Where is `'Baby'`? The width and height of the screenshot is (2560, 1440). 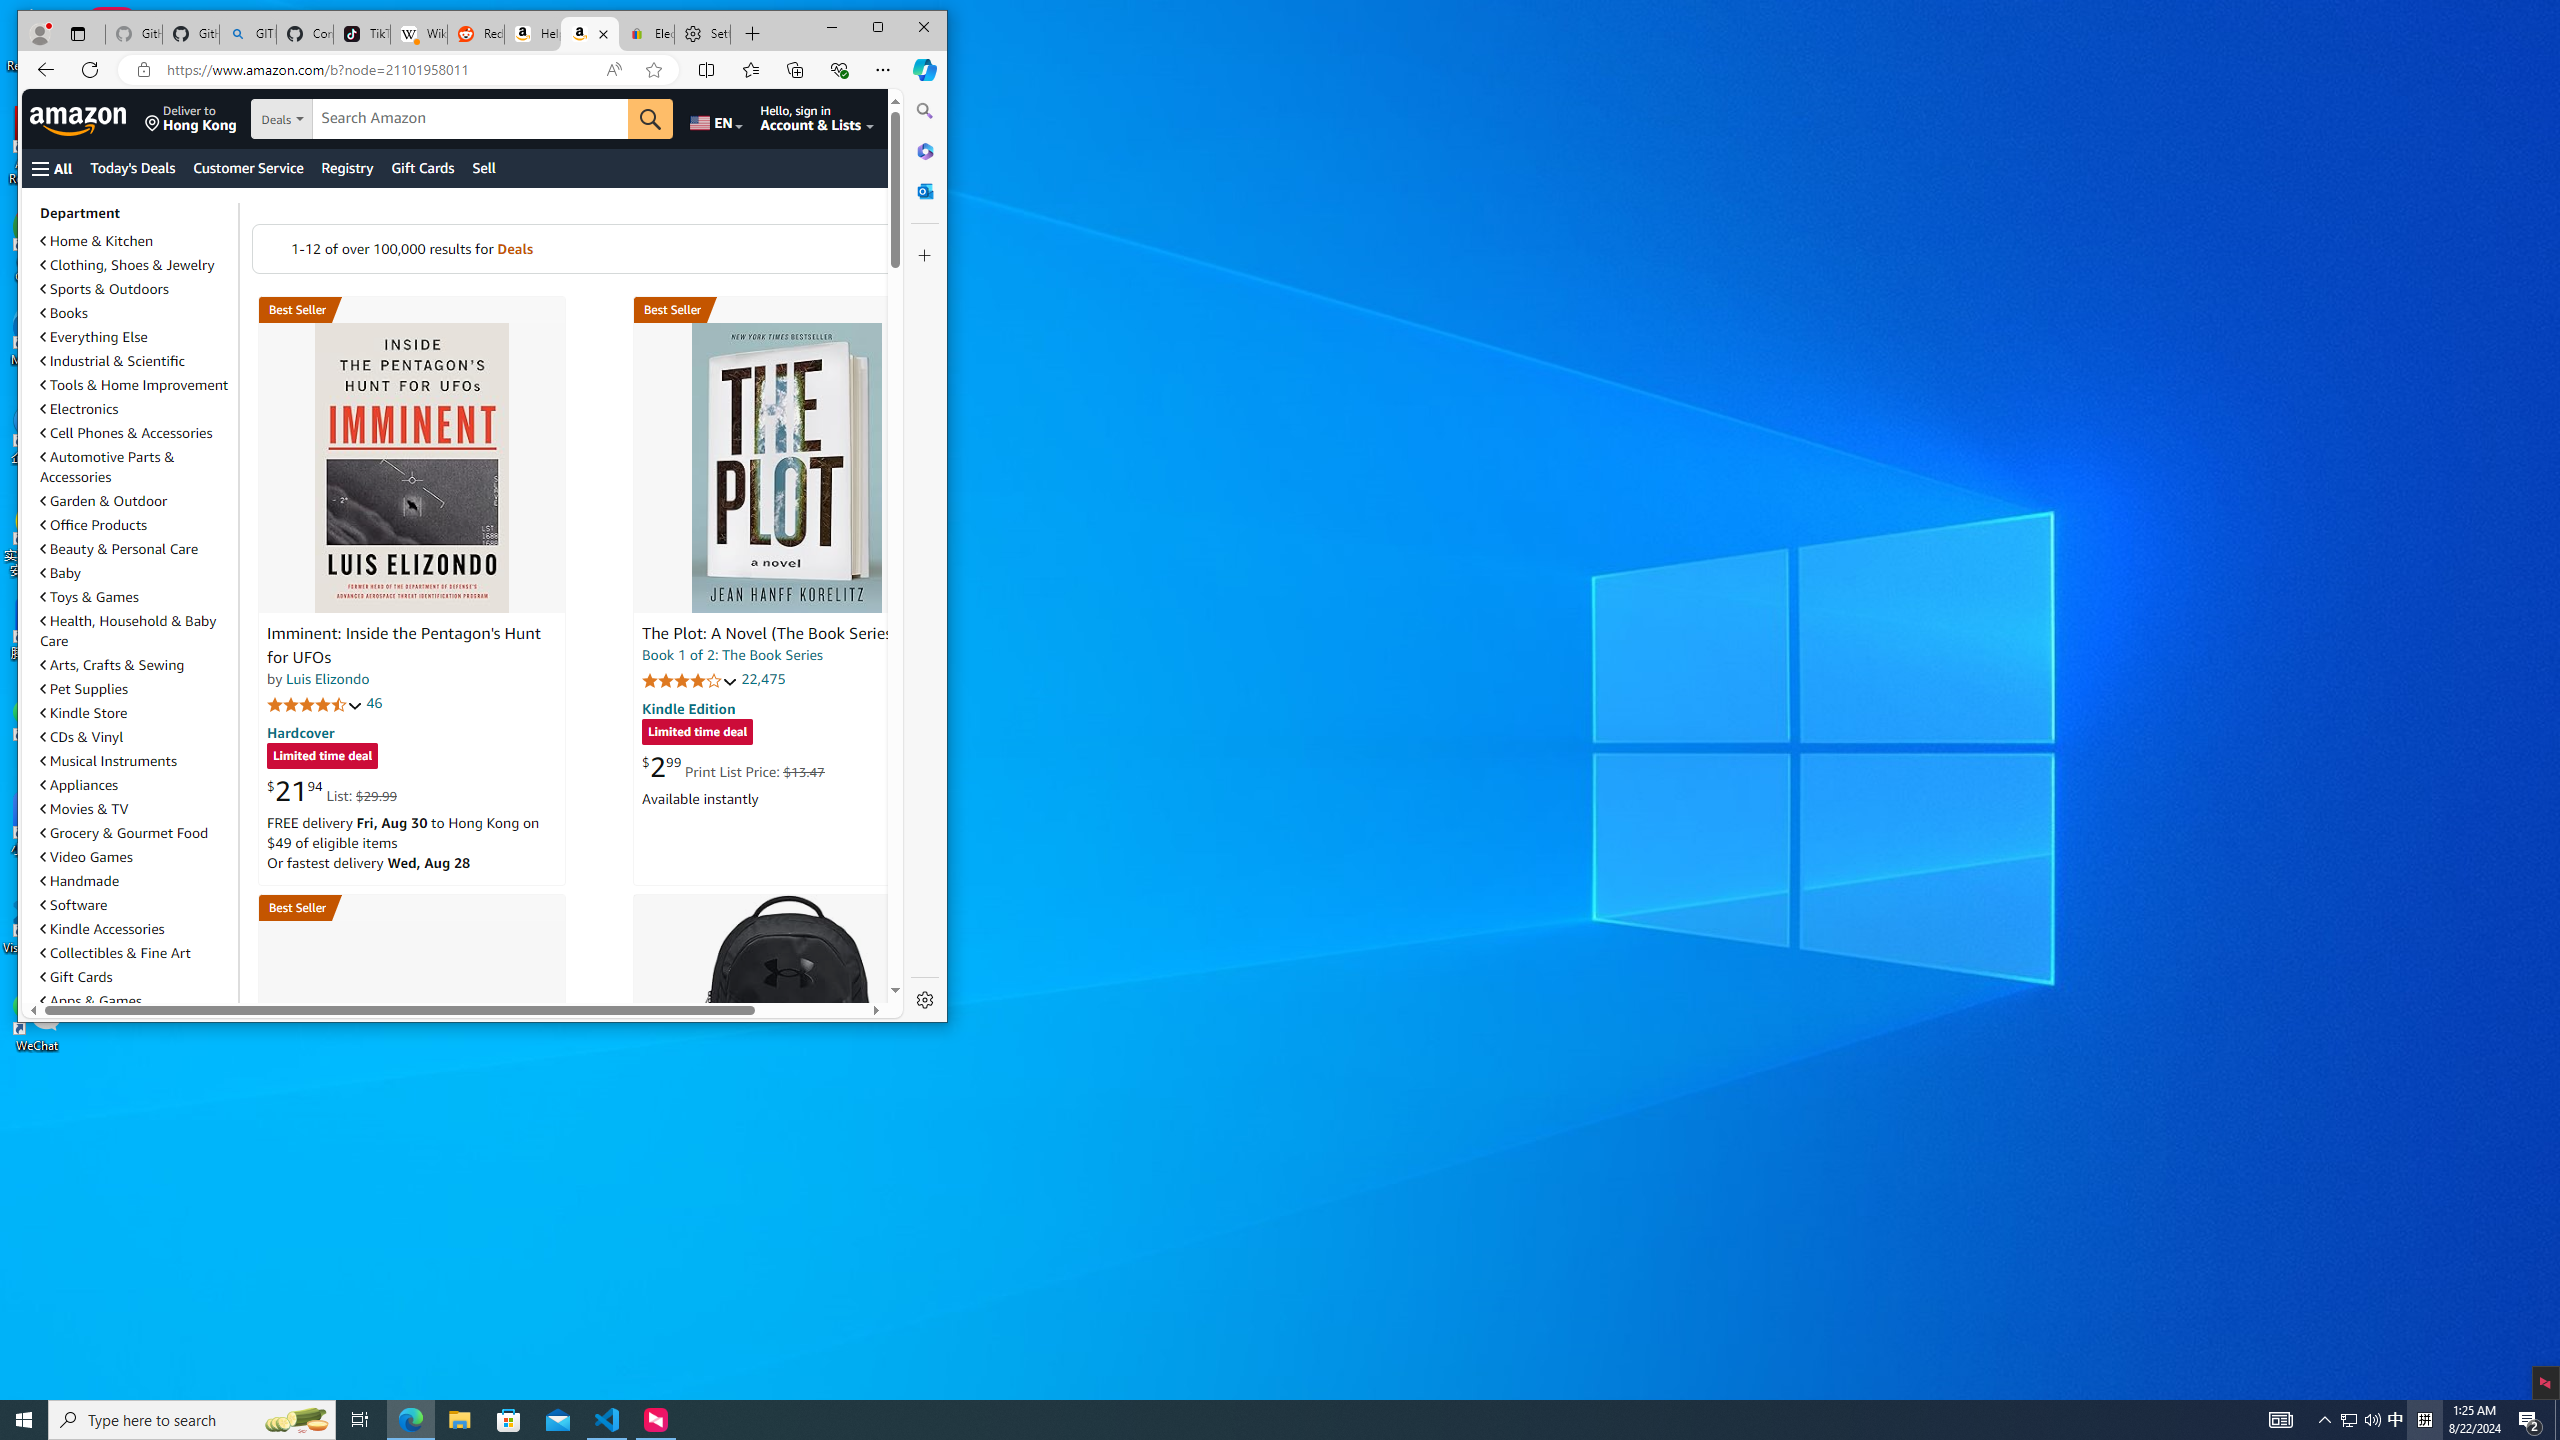 'Baby' is located at coordinates (135, 572).